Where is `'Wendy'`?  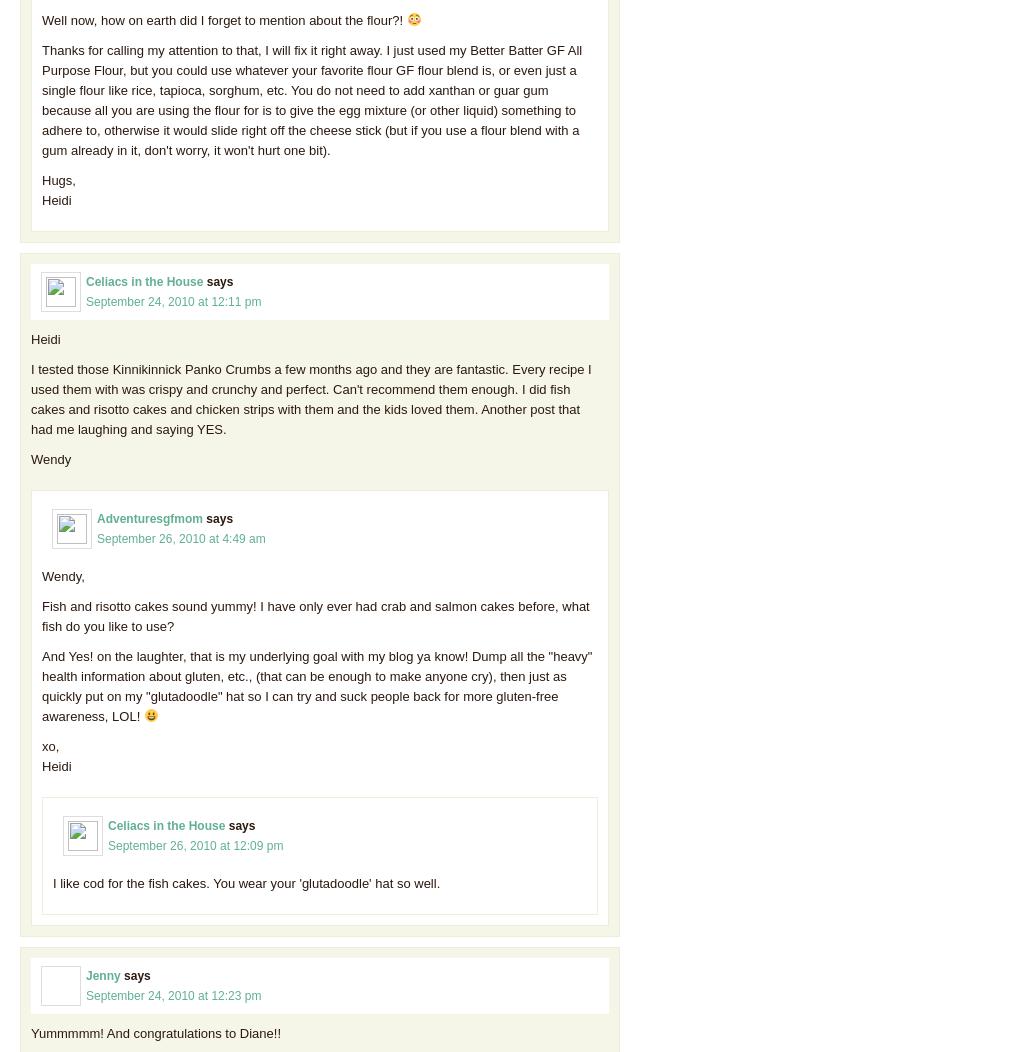
'Wendy' is located at coordinates (51, 458).